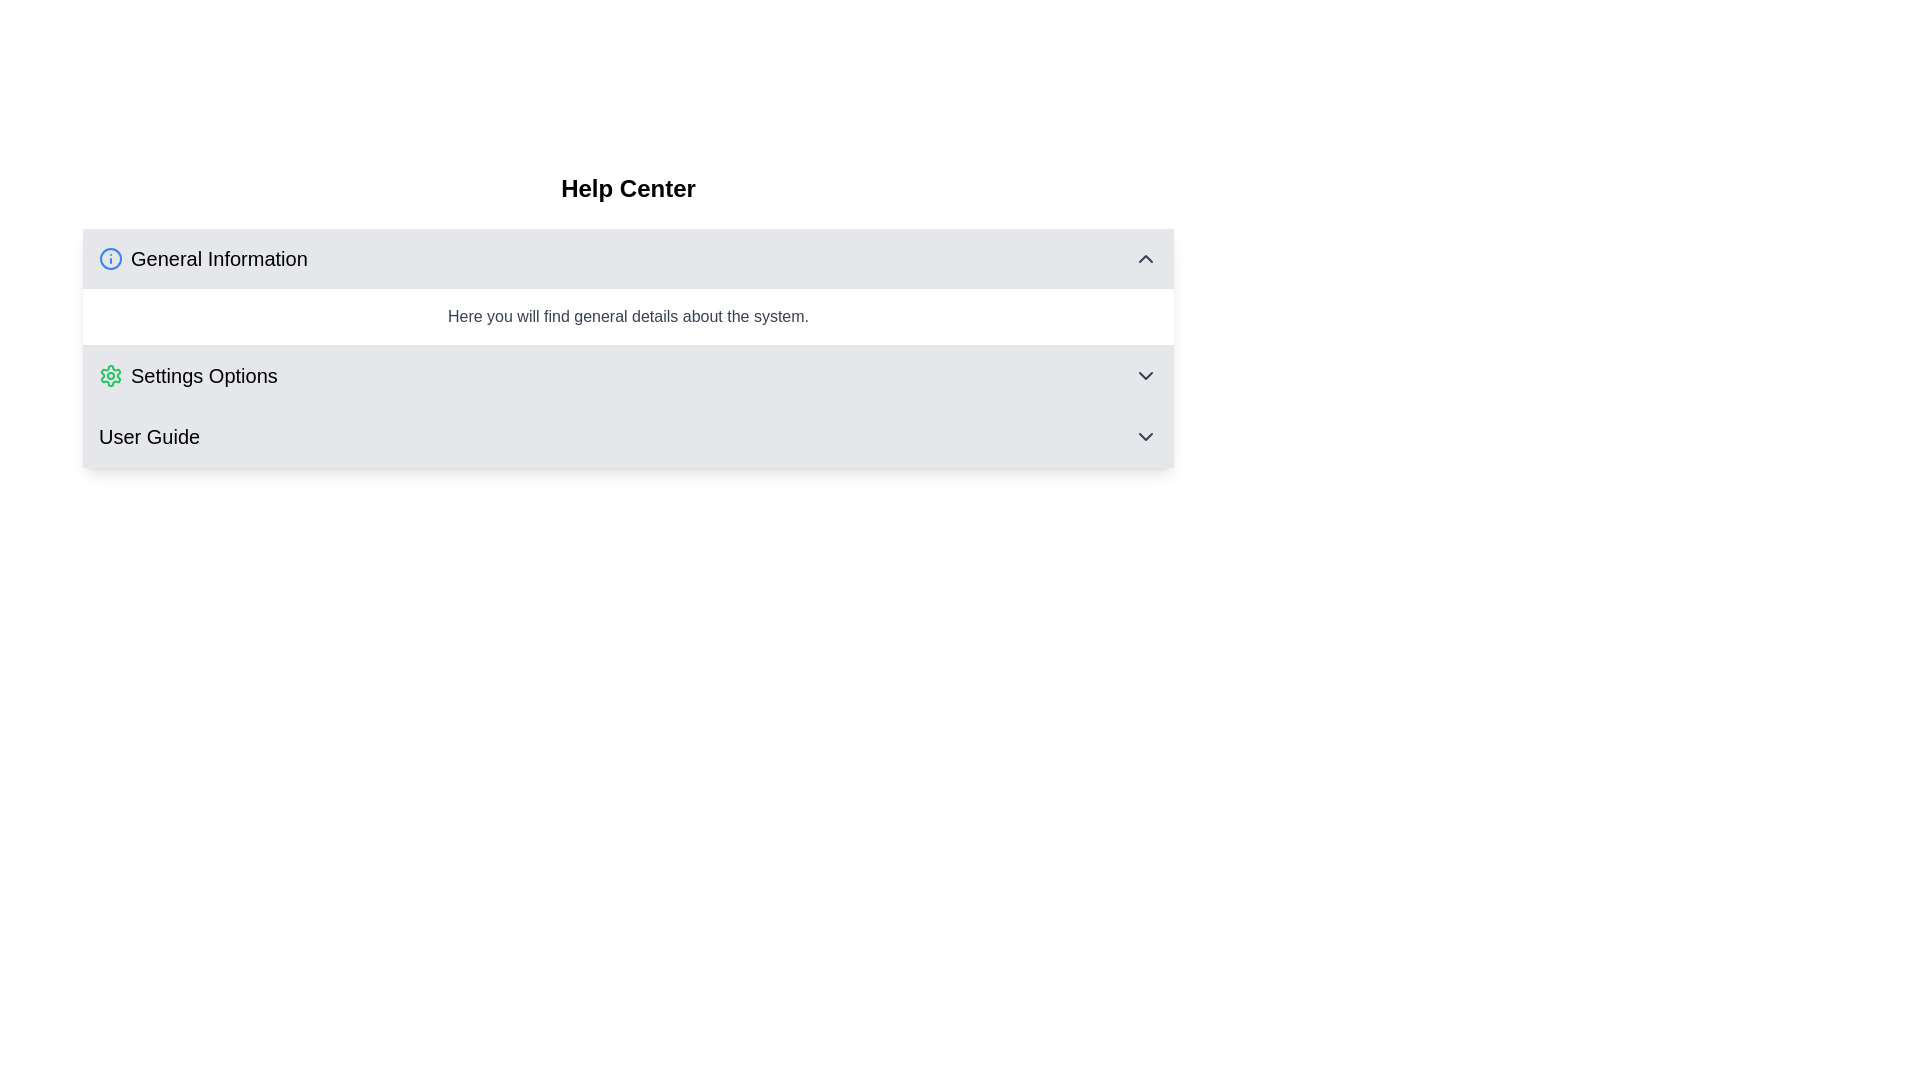 This screenshot has height=1080, width=1920. I want to click on the text label that serves as the title for the first expandable section of the 'Help Center' module, positioned to the right of an information icon, to read the text, so click(219, 257).